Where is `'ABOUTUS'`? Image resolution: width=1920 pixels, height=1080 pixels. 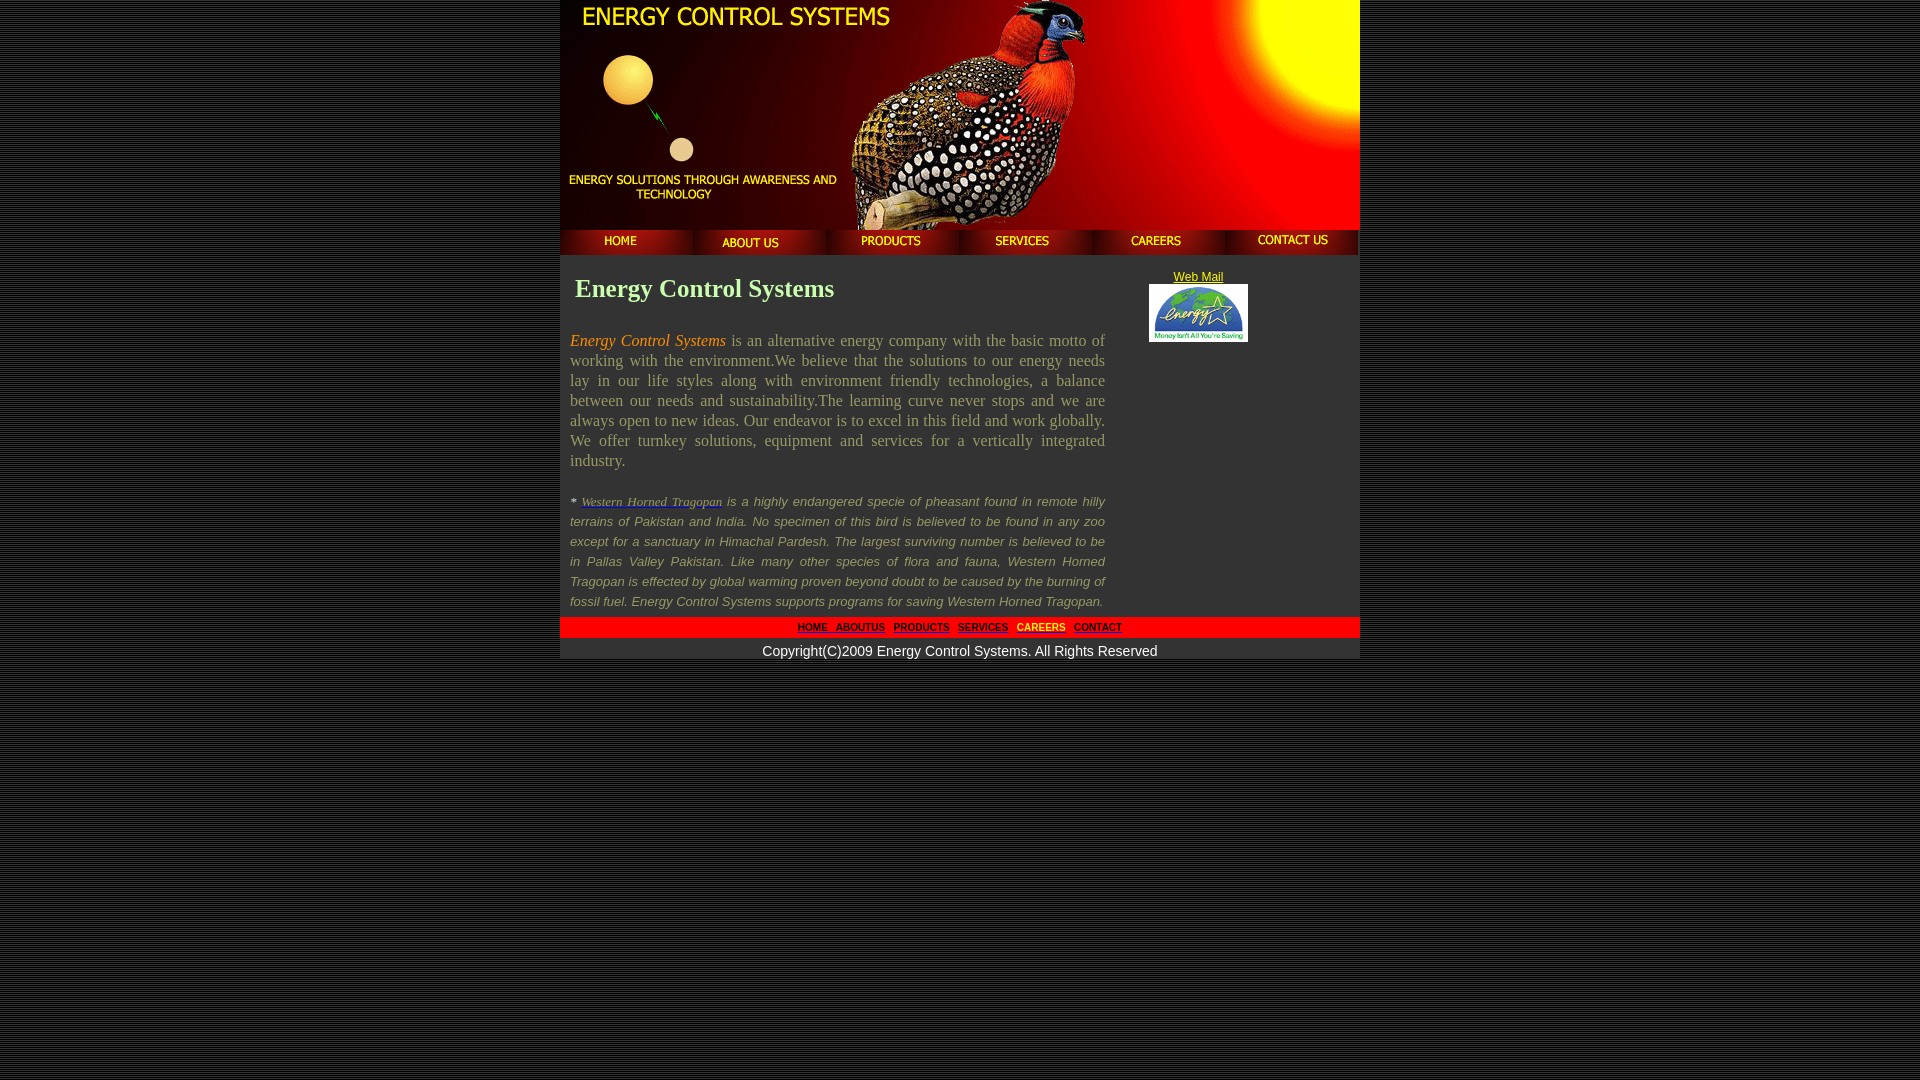
'ABOUTUS' is located at coordinates (859, 626).